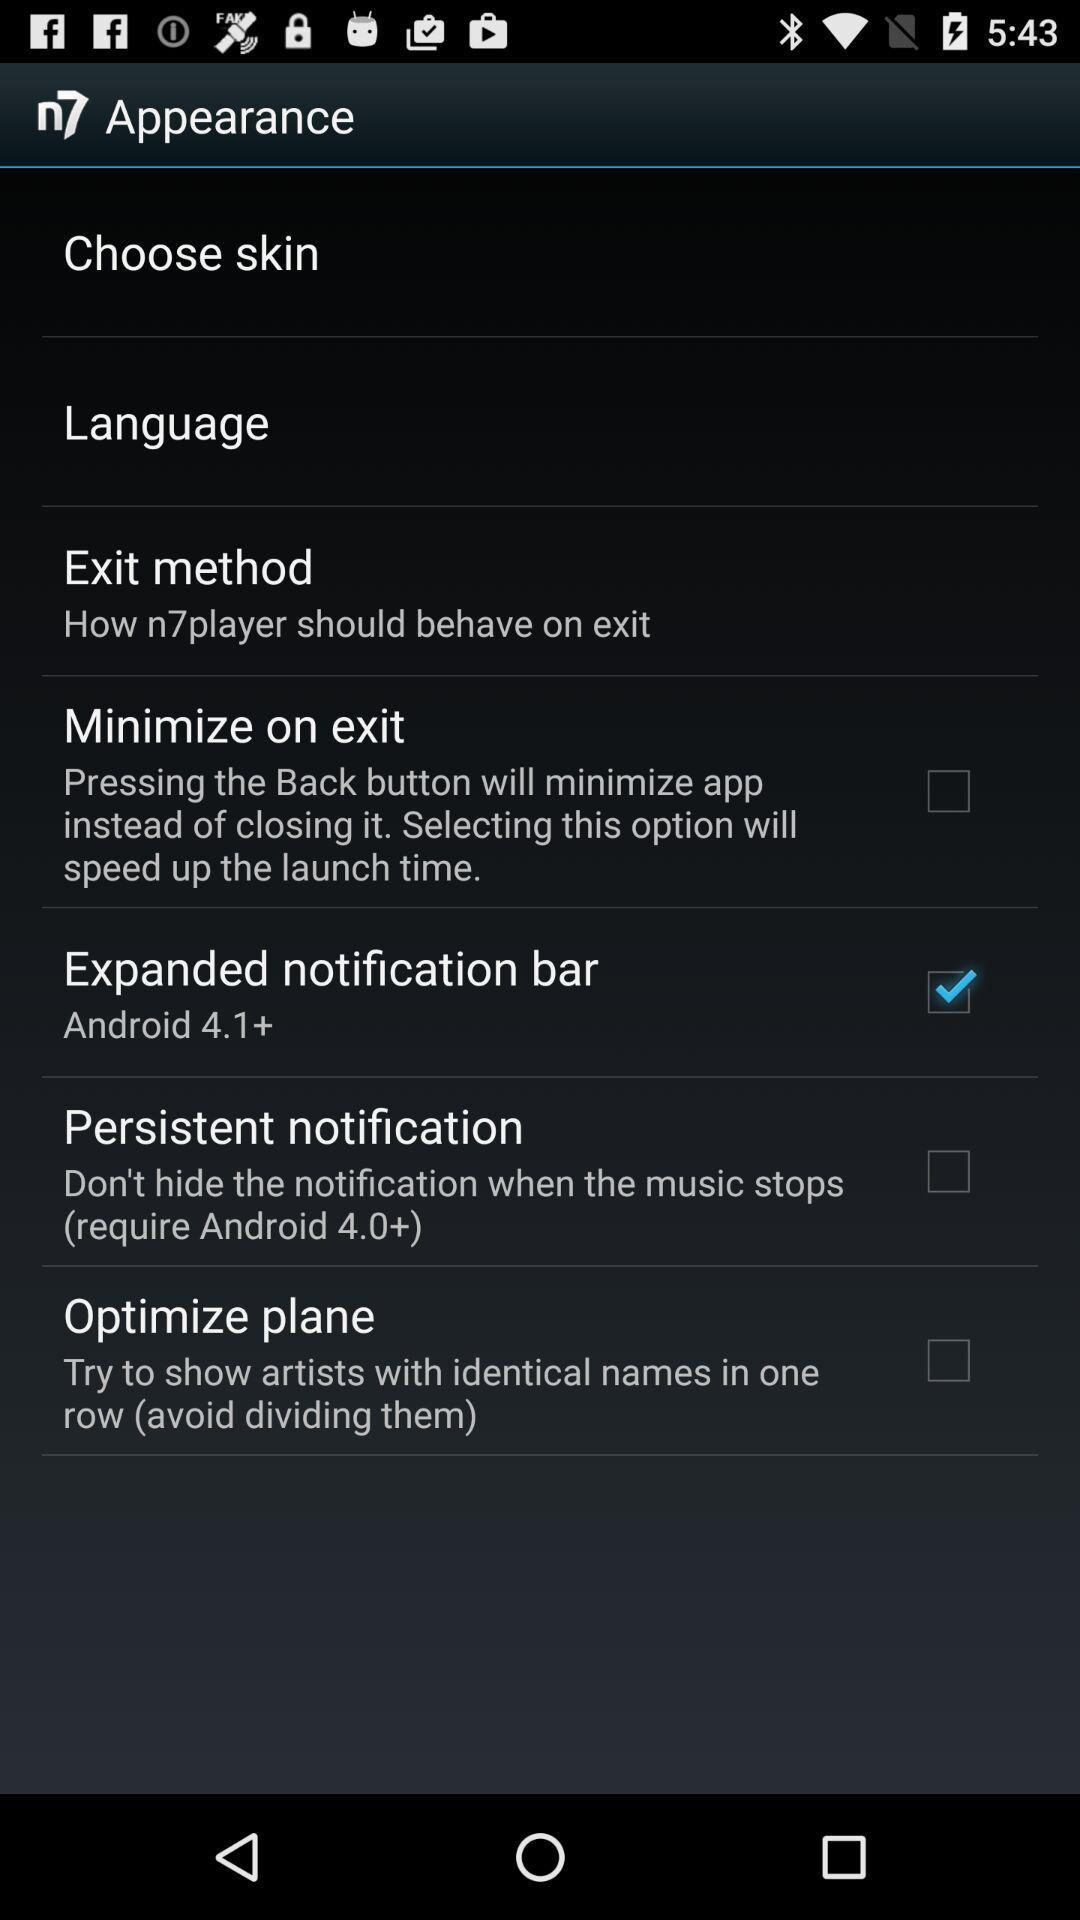 The image size is (1080, 1920). Describe the element at coordinates (293, 1125) in the screenshot. I see `the persistent notification item` at that location.